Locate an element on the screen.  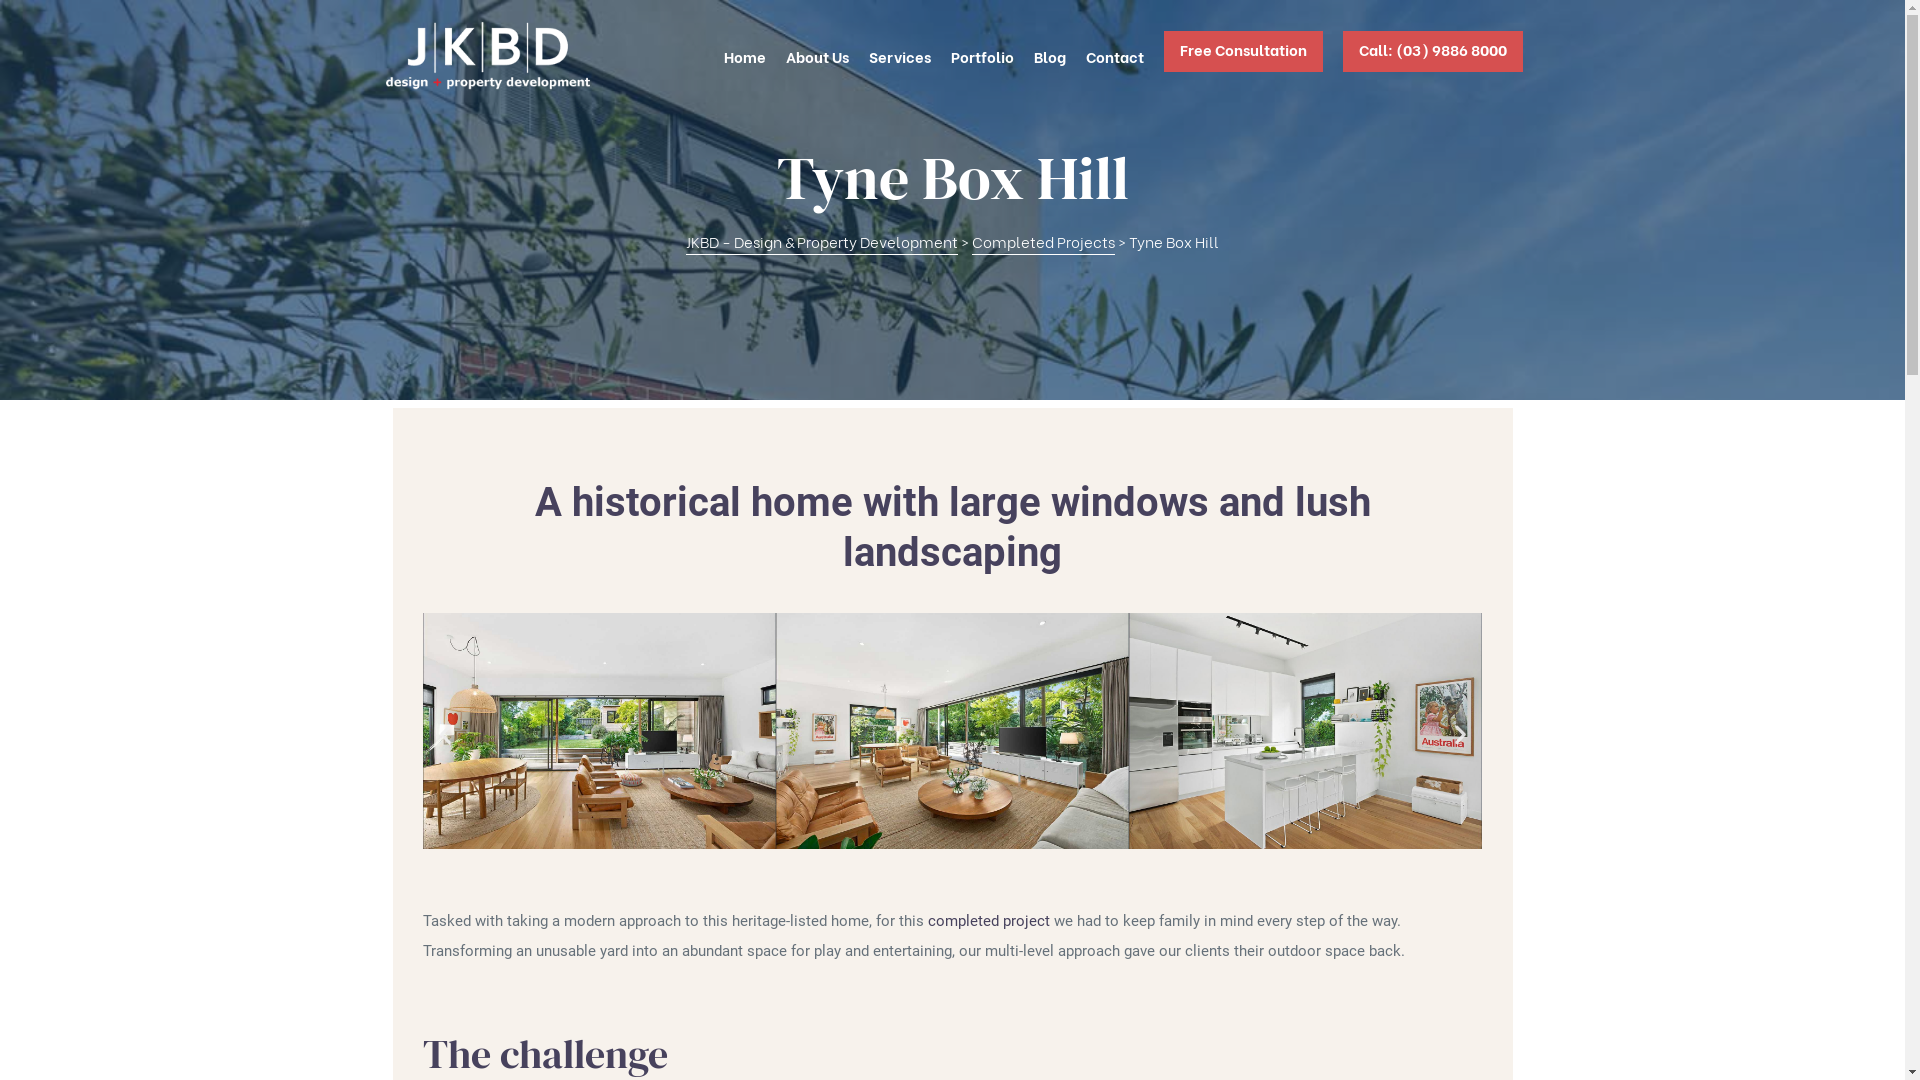
'Portfolio' is located at coordinates (949, 55).